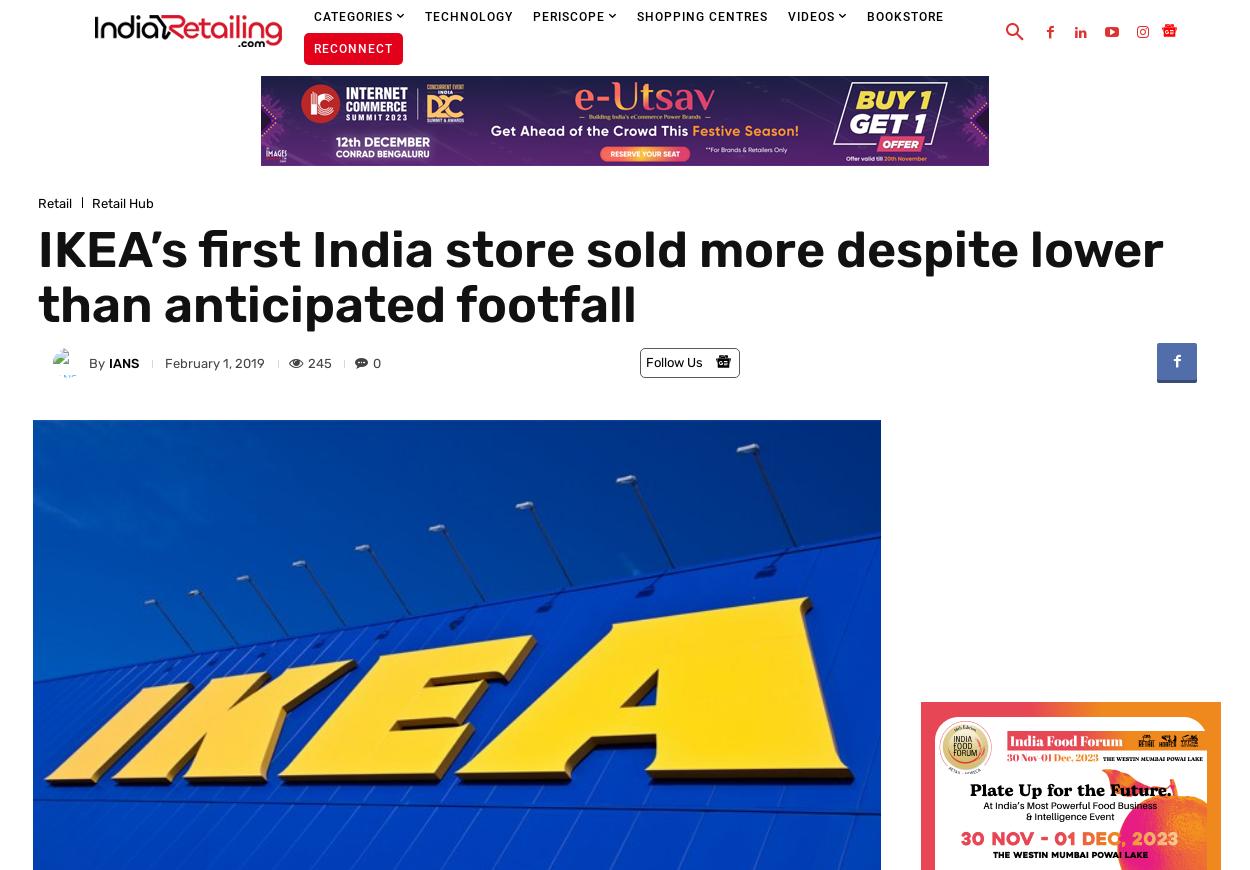  What do you see at coordinates (646, 362) in the screenshot?
I see `'Follow Us'` at bounding box center [646, 362].